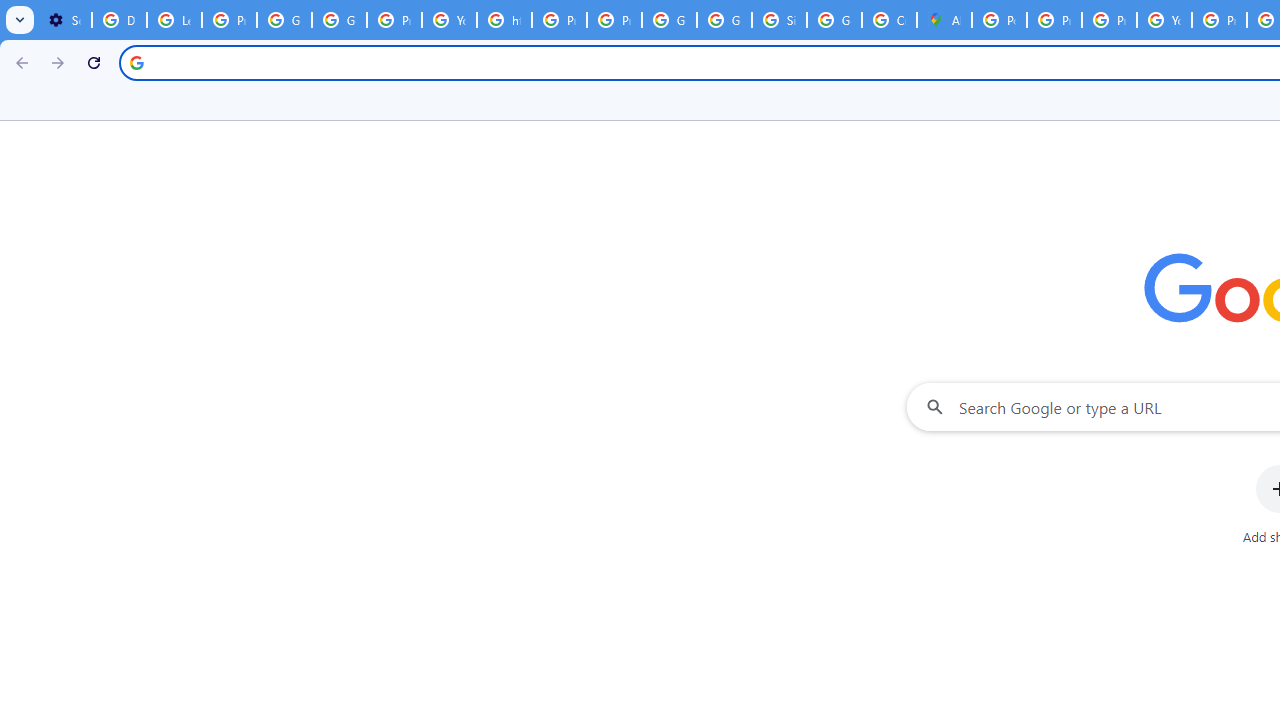  I want to click on 'https://scholar.google.com/', so click(504, 20).